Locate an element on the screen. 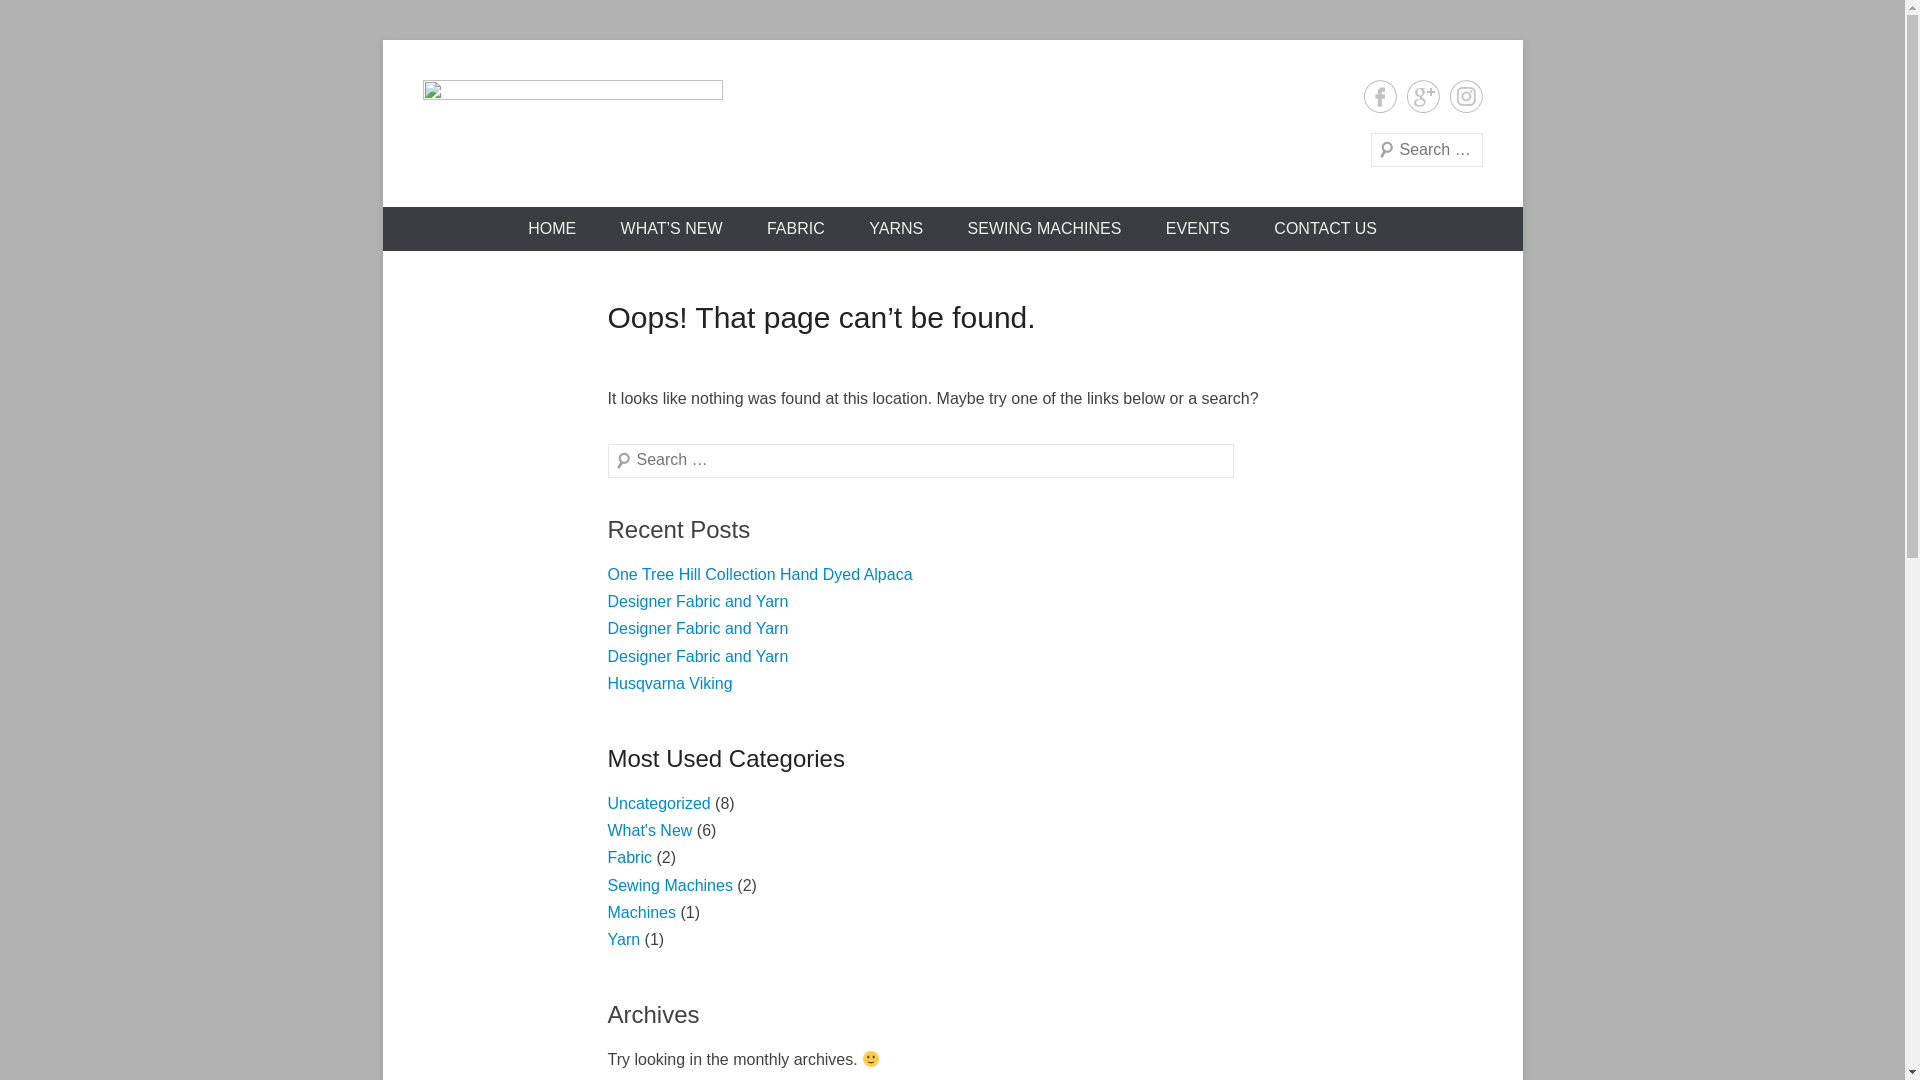  'EVENTS' is located at coordinates (1198, 227).